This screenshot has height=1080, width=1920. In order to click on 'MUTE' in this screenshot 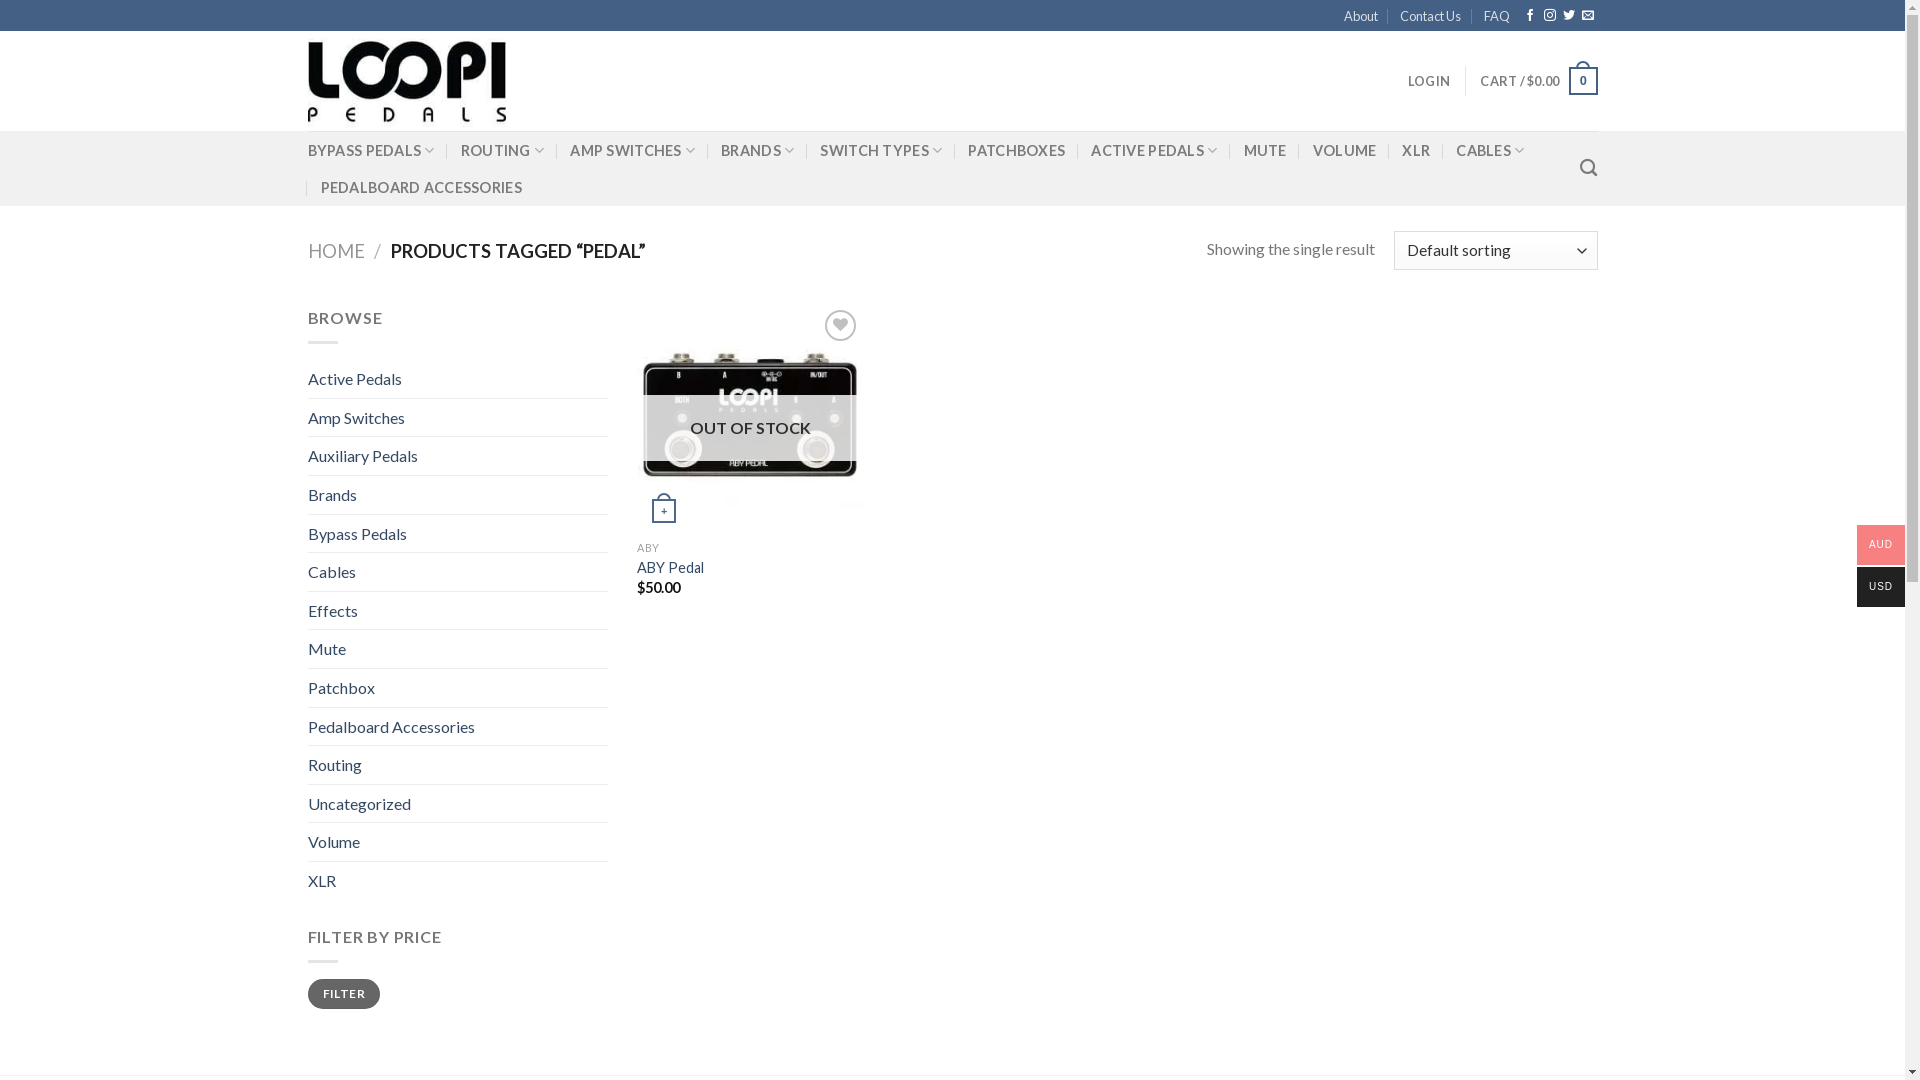, I will do `click(1242, 149)`.